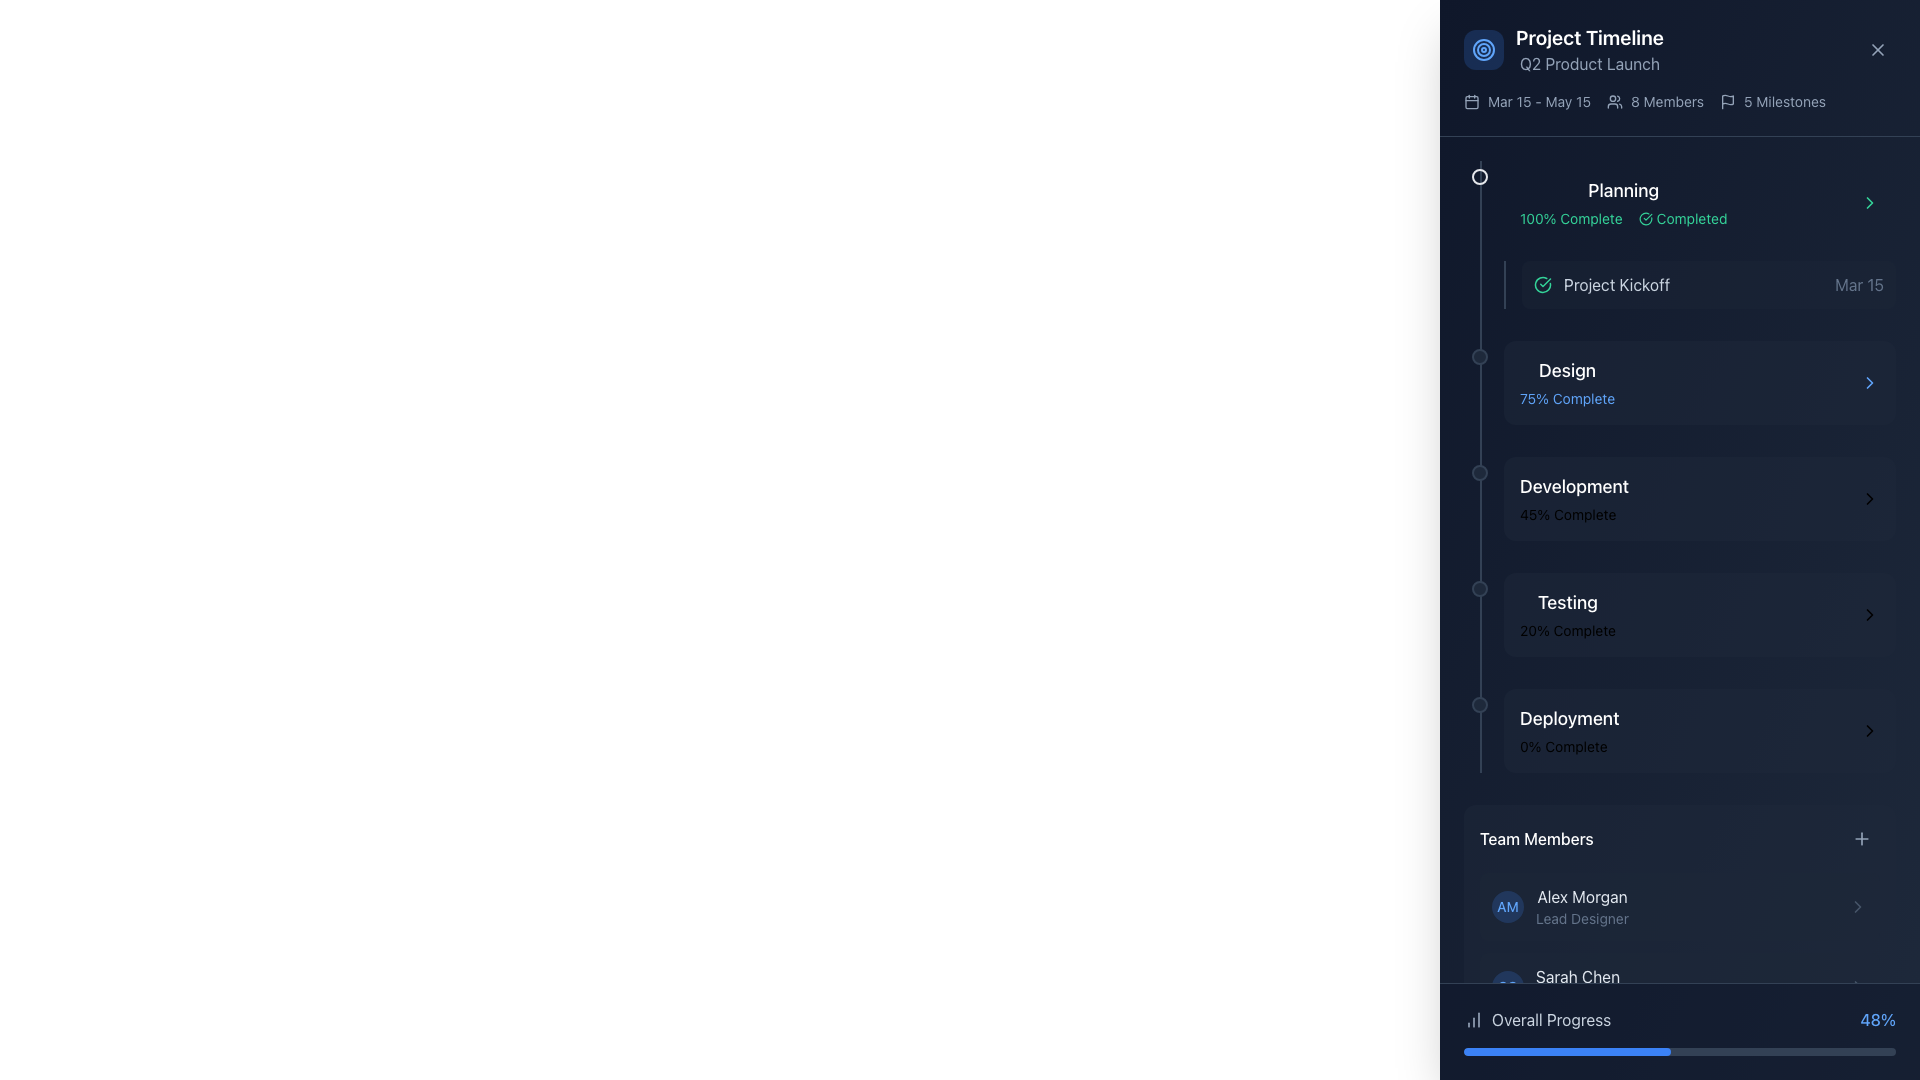 Image resolution: width=1920 pixels, height=1080 pixels. What do you see at coordinates (1680, 497) in the screenshot?
I see `the progress indicator display card for the 'Development' phase, which is the third item in the vertically arranged timeline list` at bounding box center [1680, 497].